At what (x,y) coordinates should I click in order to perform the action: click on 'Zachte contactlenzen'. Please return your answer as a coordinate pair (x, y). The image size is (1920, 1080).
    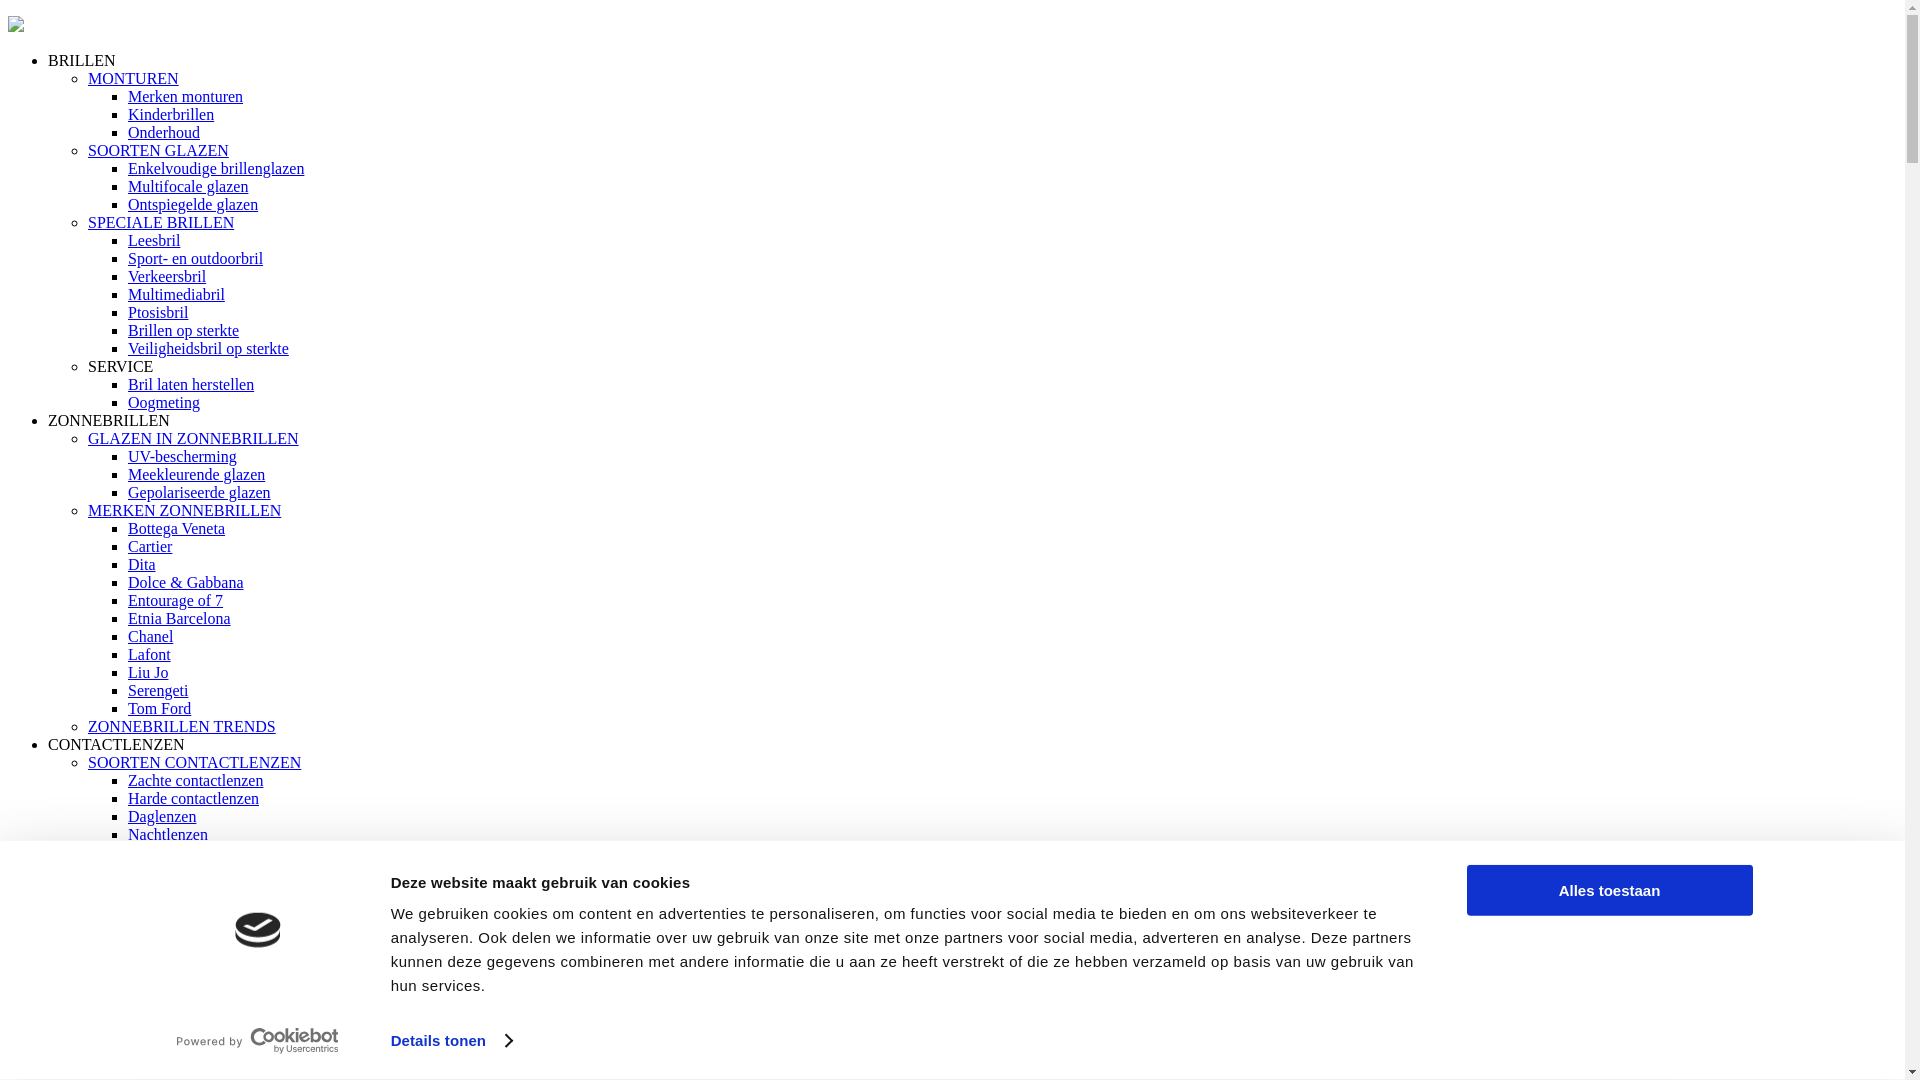
    Looking at the image, I should click on (195, 779).